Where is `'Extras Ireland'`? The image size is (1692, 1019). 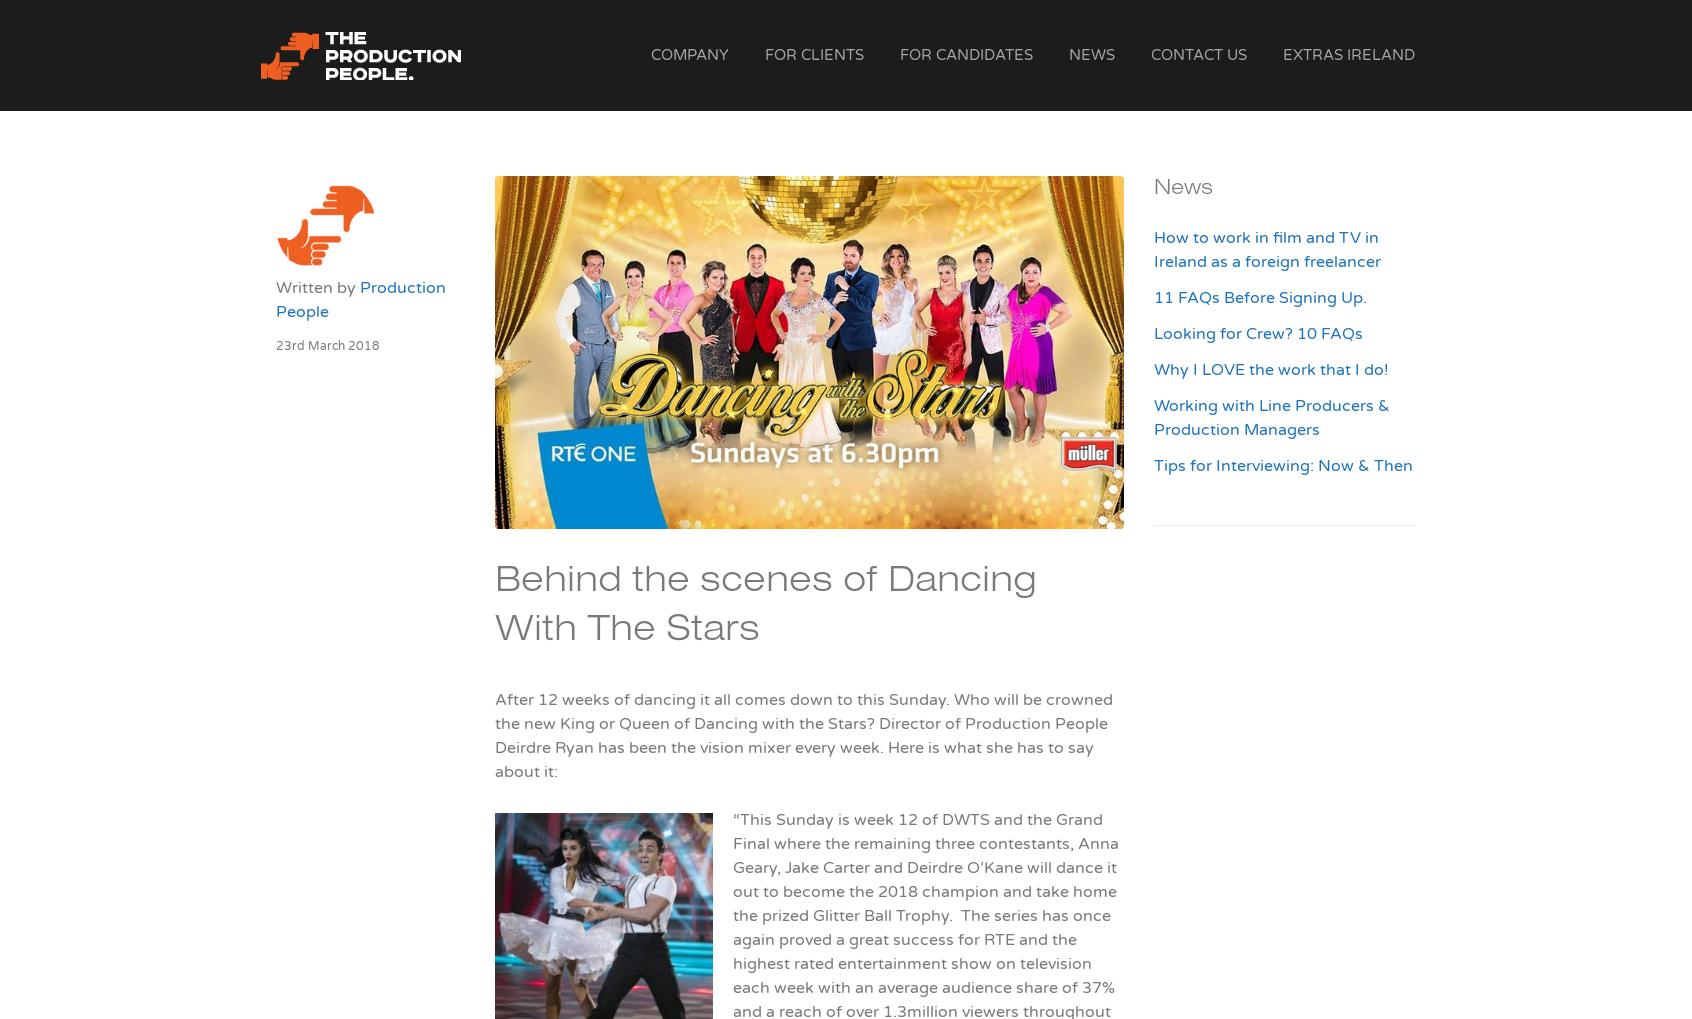
'Extras Ireland' is located at coordinates (1349, 55).